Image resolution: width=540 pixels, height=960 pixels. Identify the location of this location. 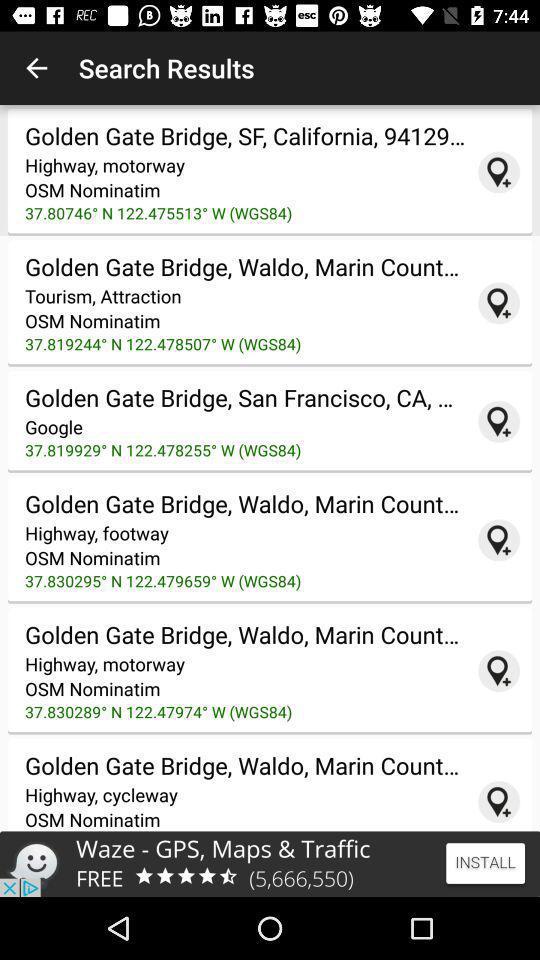
(498, 303).